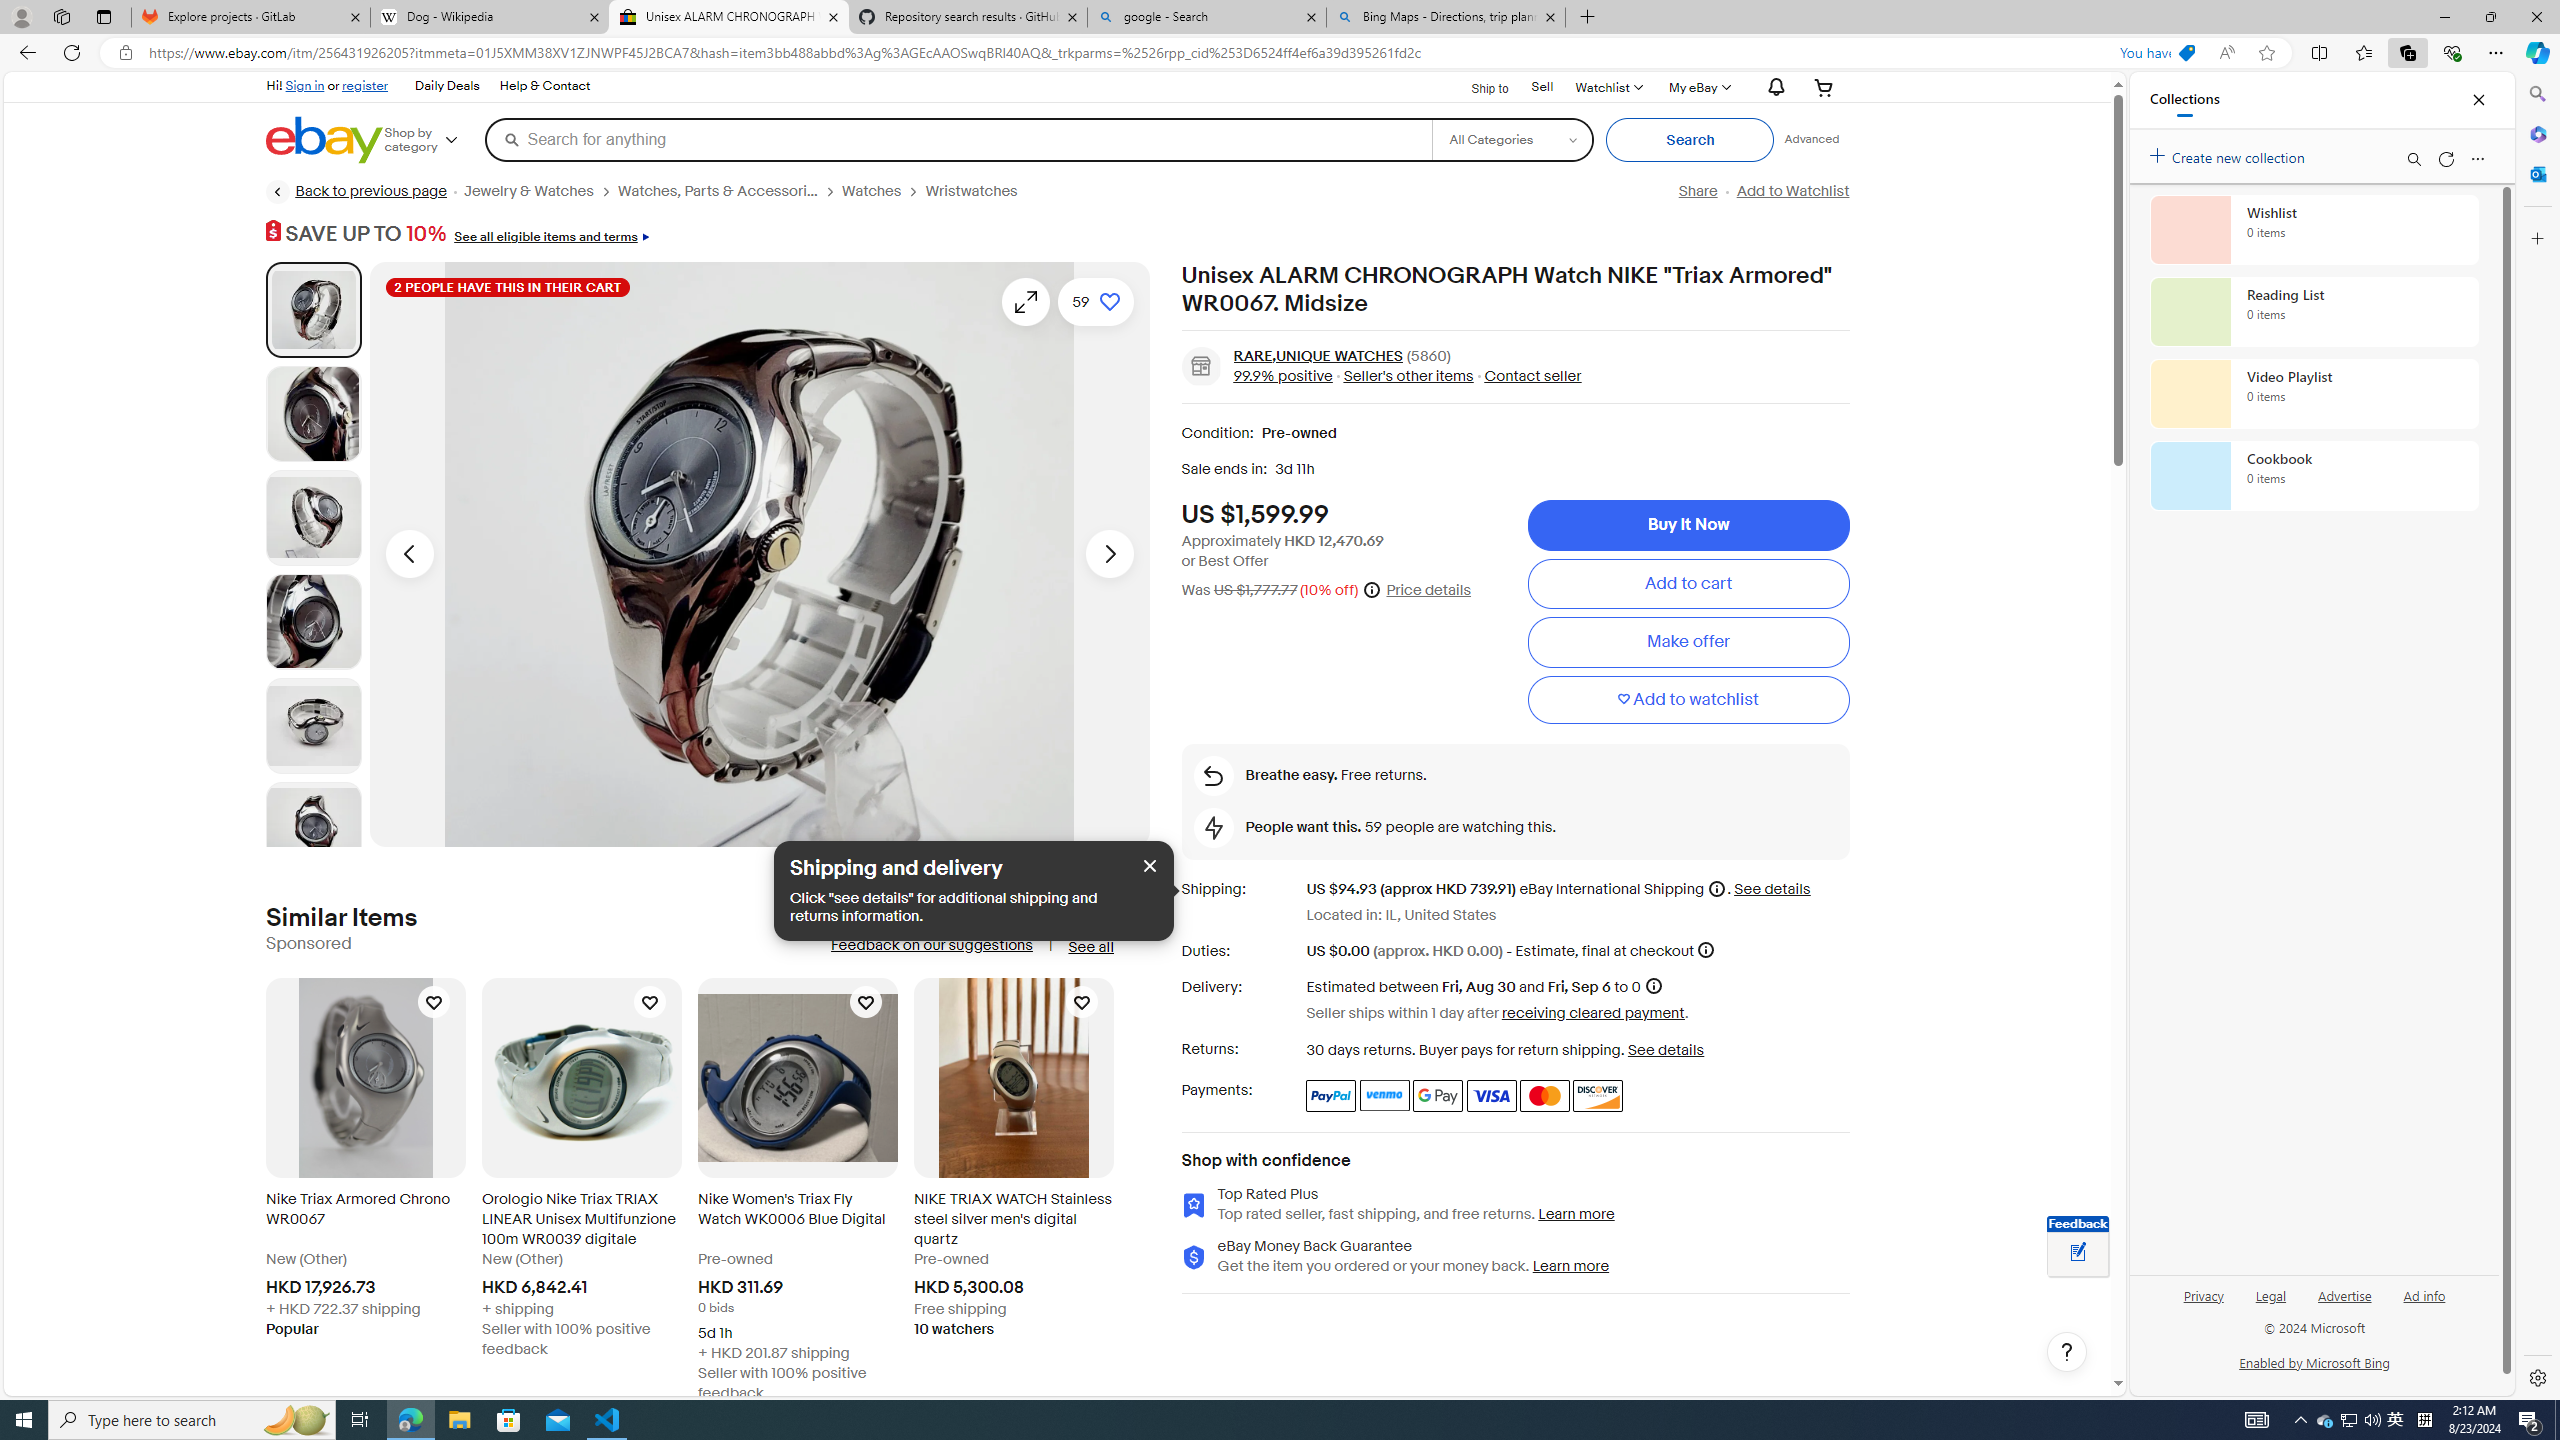  What do you see at coordinates (408, 554) in the screenshot?
I see `'Previous image - Item images thumbnails'` at bounding box center [408, 554].